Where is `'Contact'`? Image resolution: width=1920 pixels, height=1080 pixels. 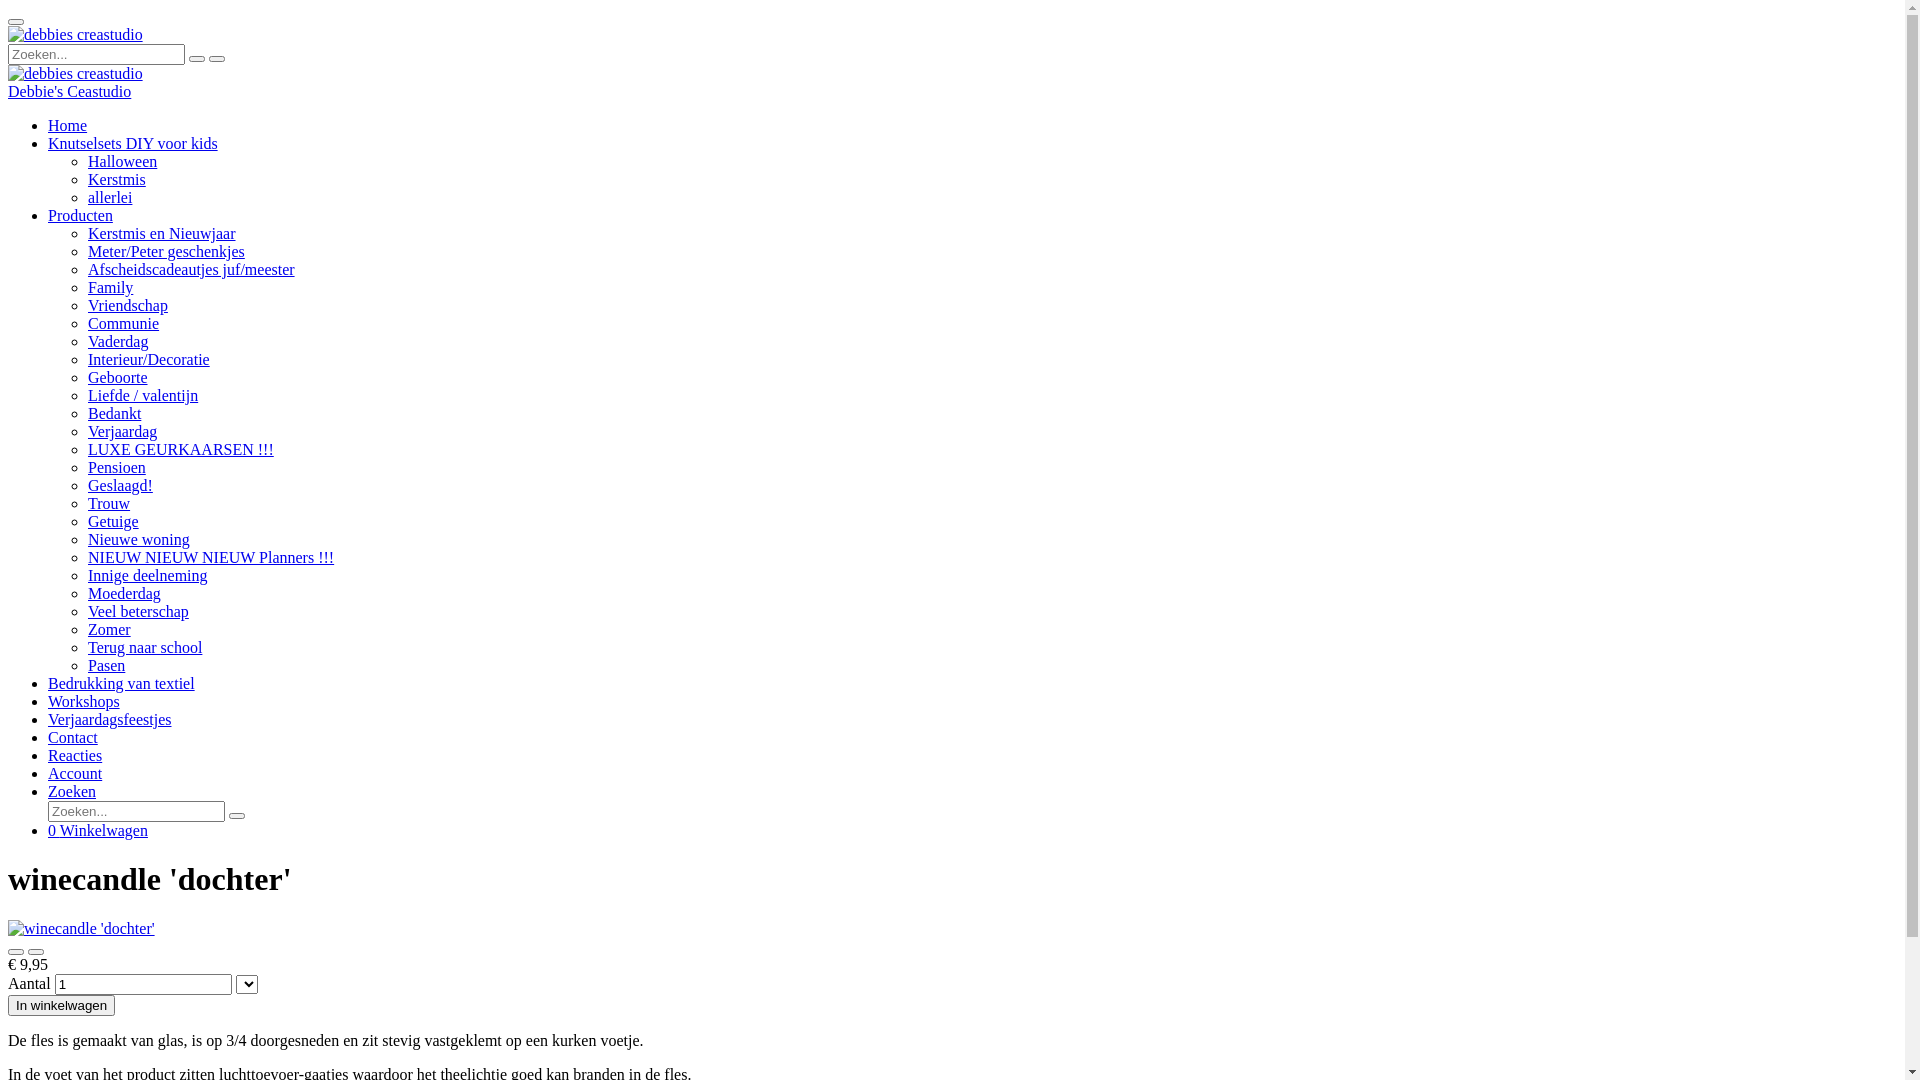 'Contact' is located at coordinates (48, 737).